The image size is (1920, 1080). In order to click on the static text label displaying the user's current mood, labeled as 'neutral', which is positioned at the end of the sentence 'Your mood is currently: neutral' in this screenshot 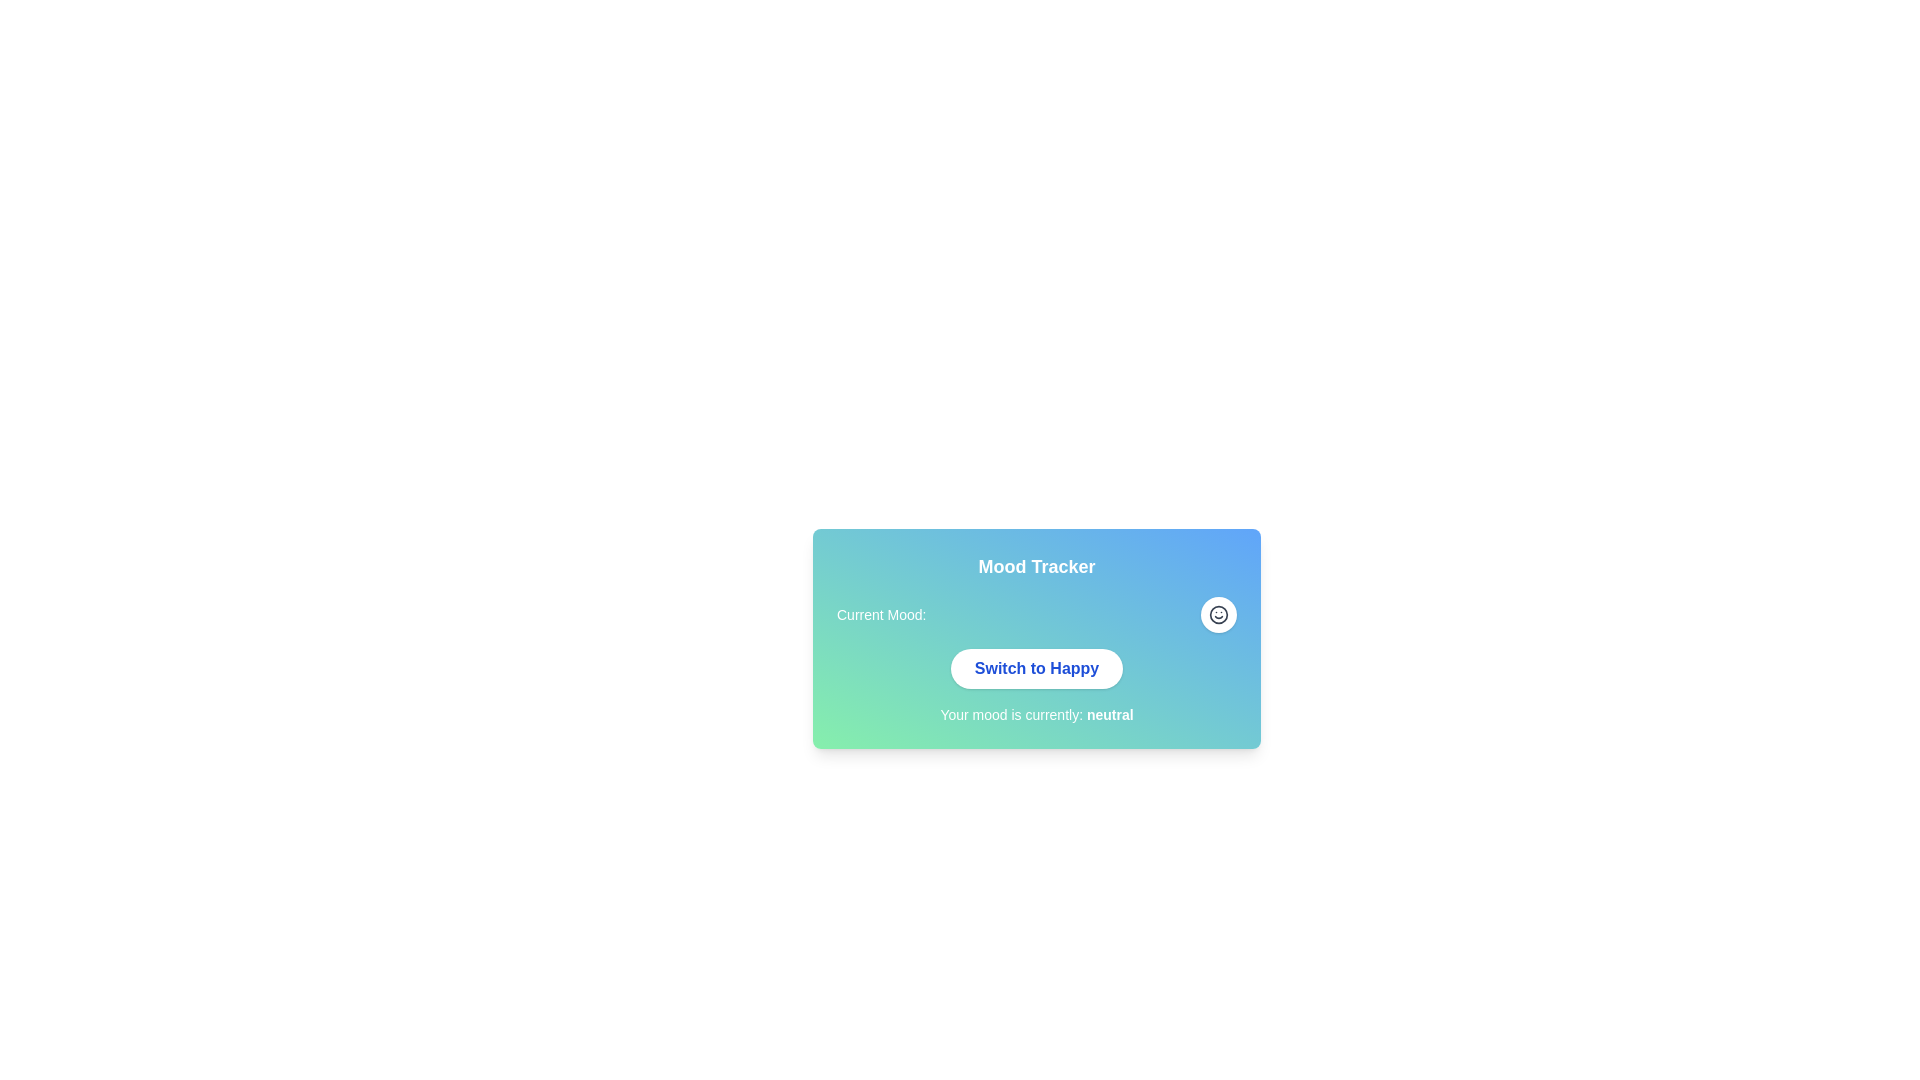, I will do `click(1109, 713)`.